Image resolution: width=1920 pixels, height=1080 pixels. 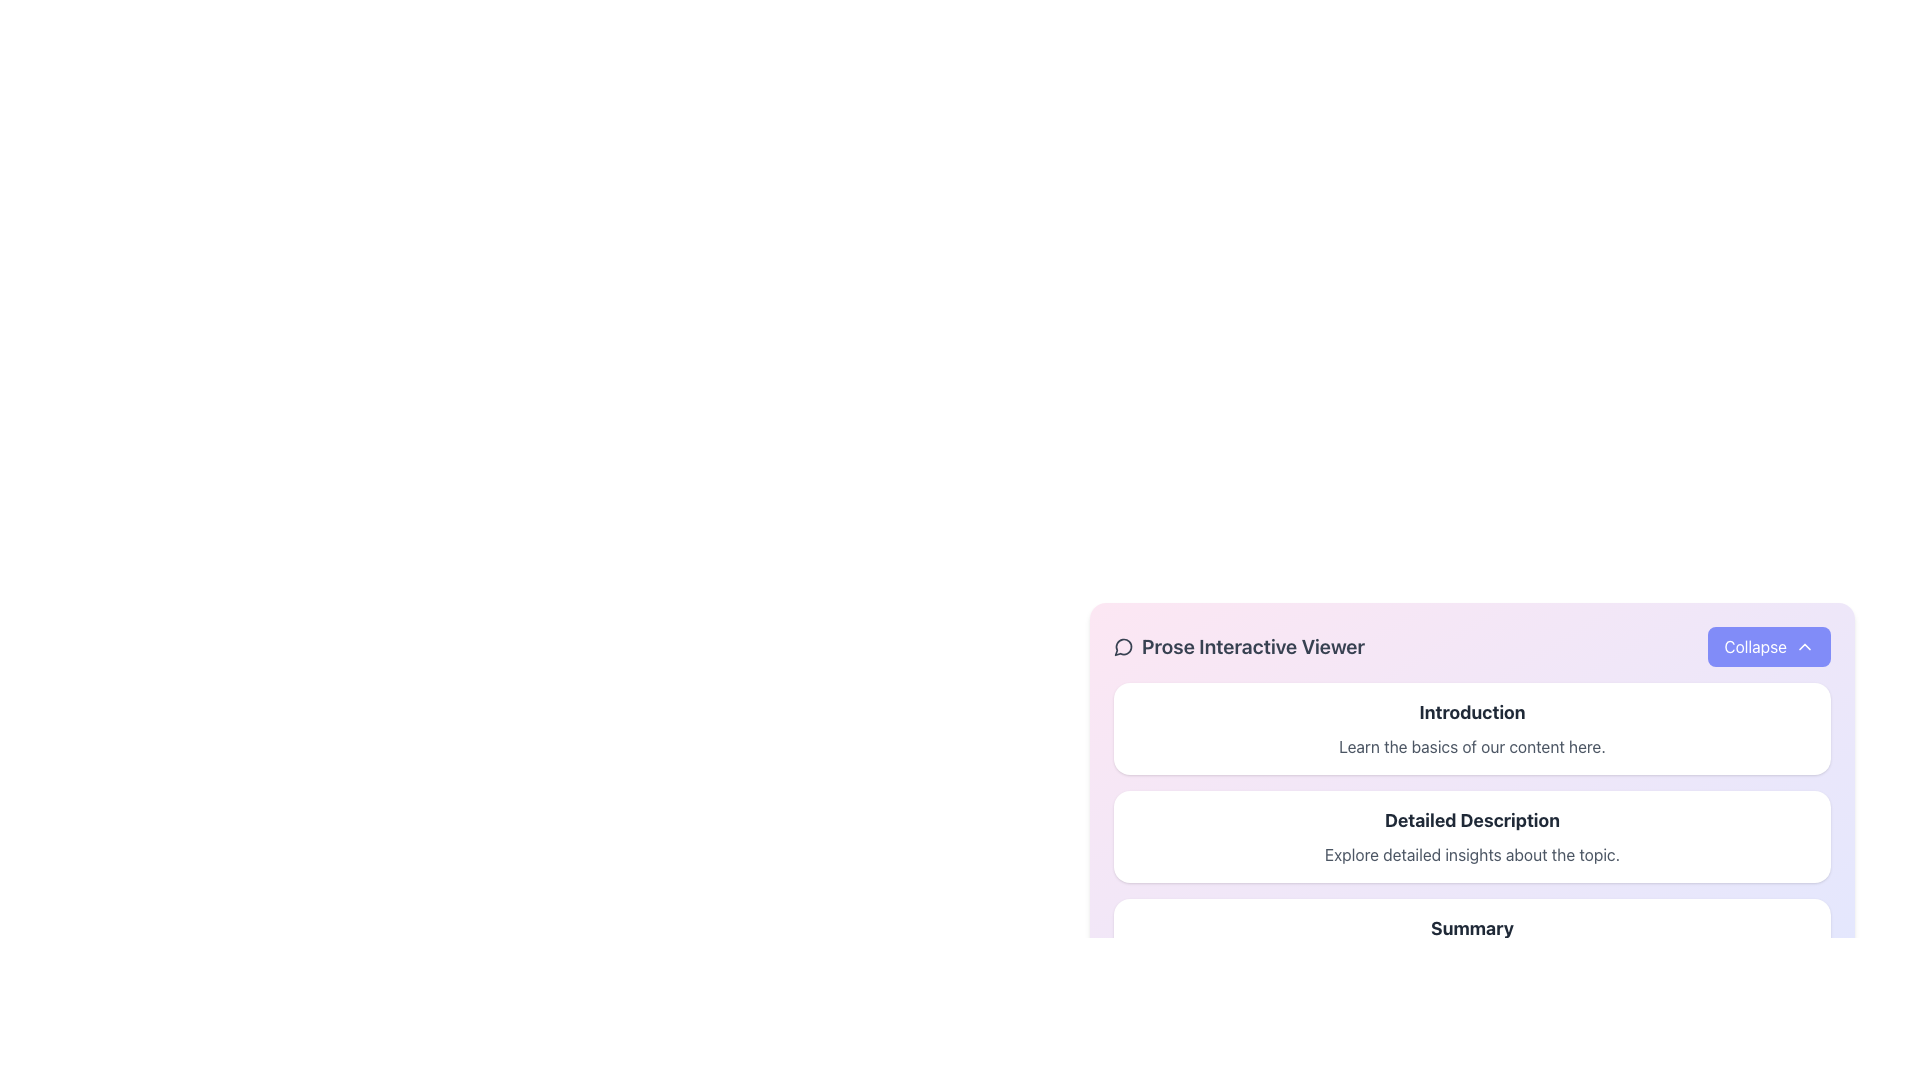 I want to click on the second content block, which is located between the 'Introduction' and 'Summary' sections, providing a description and links to more information, so click(x=1472, y=837).